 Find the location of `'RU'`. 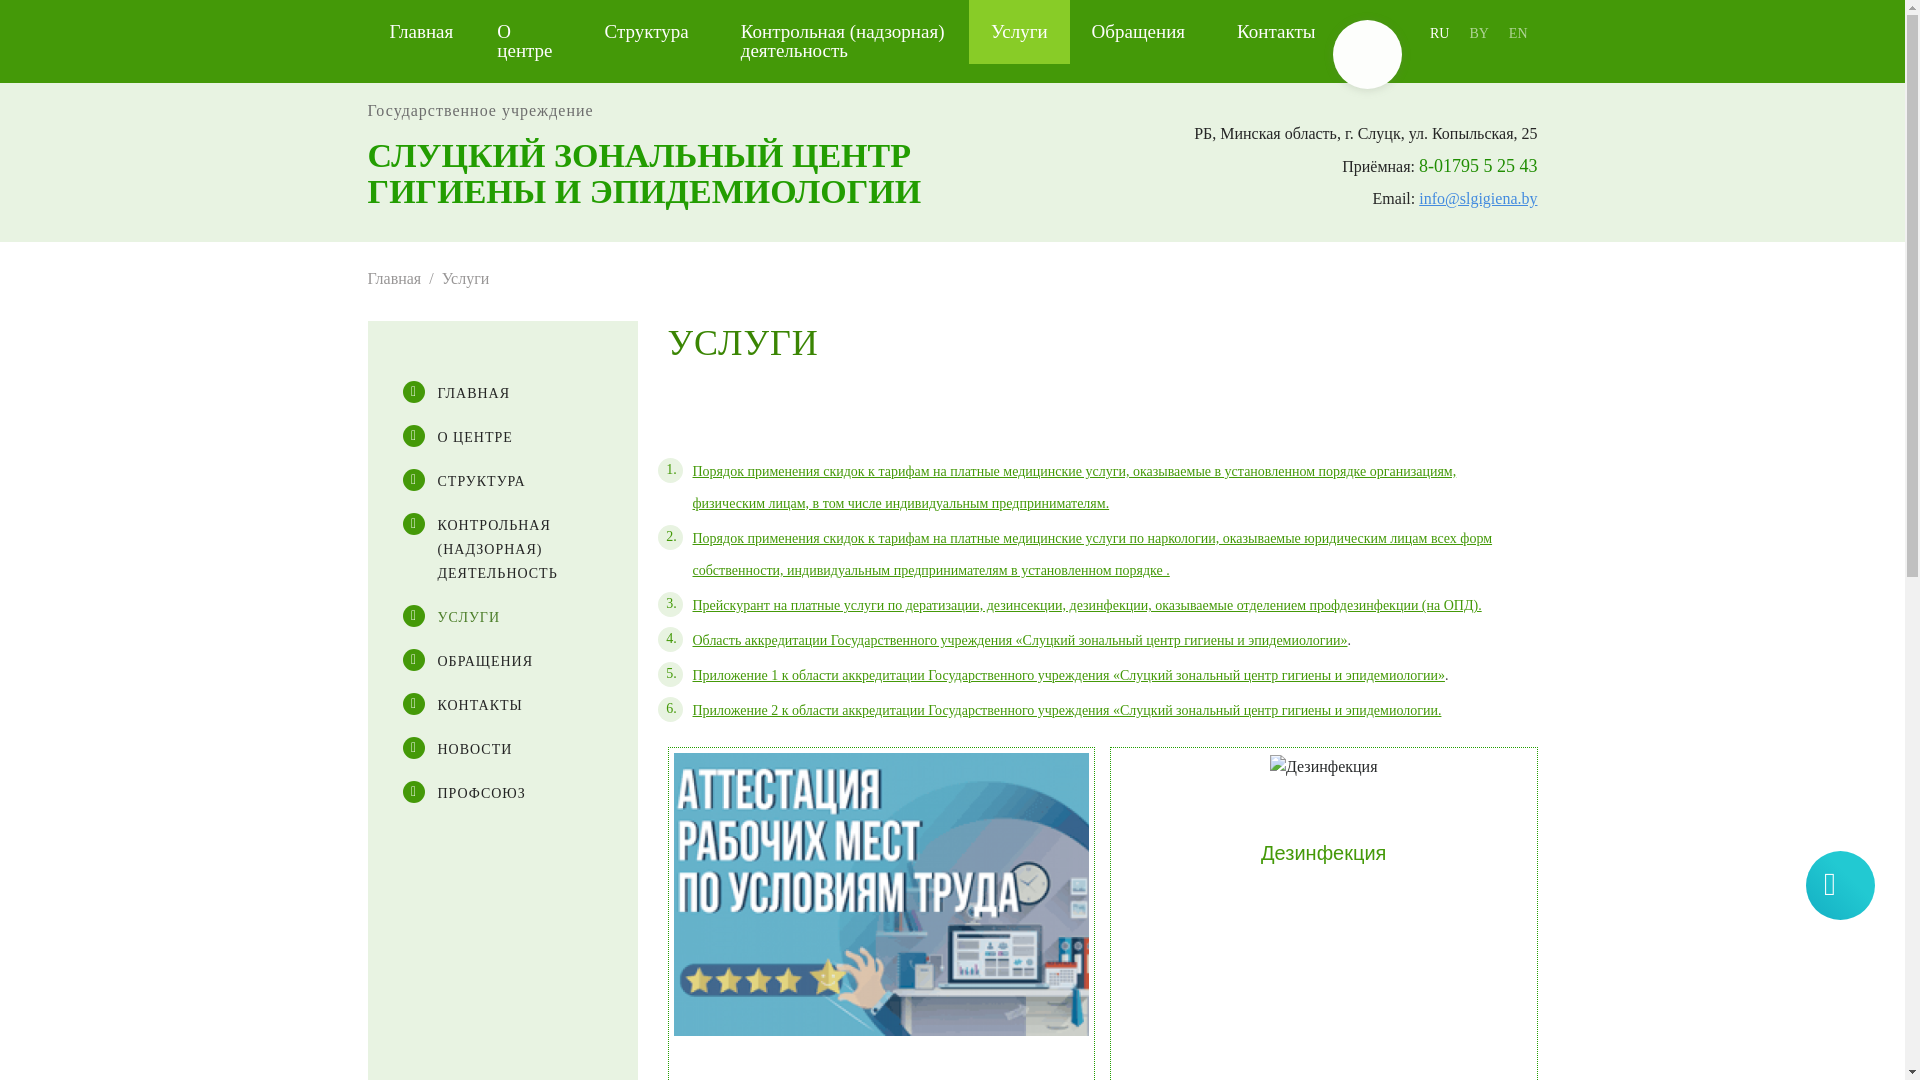

'RU' is located at coordinates (1438, 33).